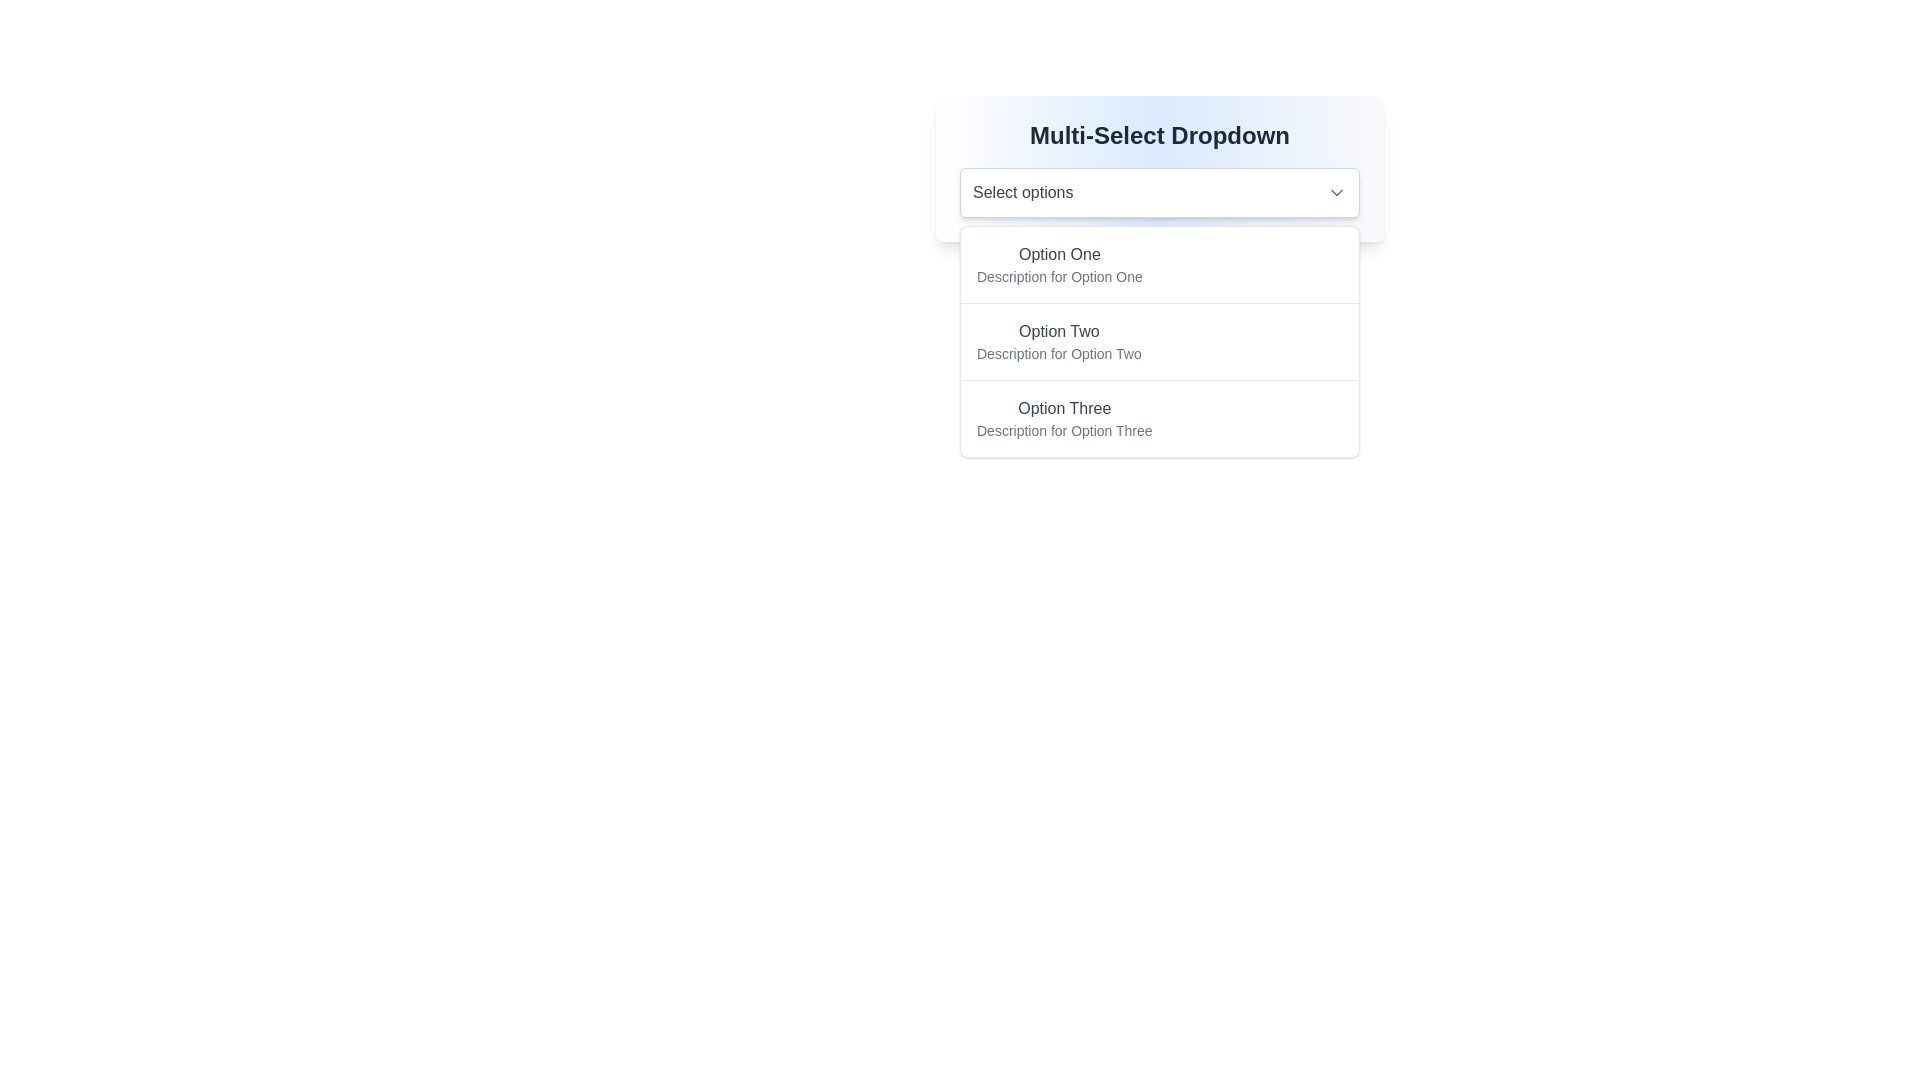 The height and width of the screenshot is (1080, 1920). I want to click on the text label for the second dropdown option in the 'Multi-Select Dropdown' list, which provides clarity about the option it represents, so click(1058, 330).